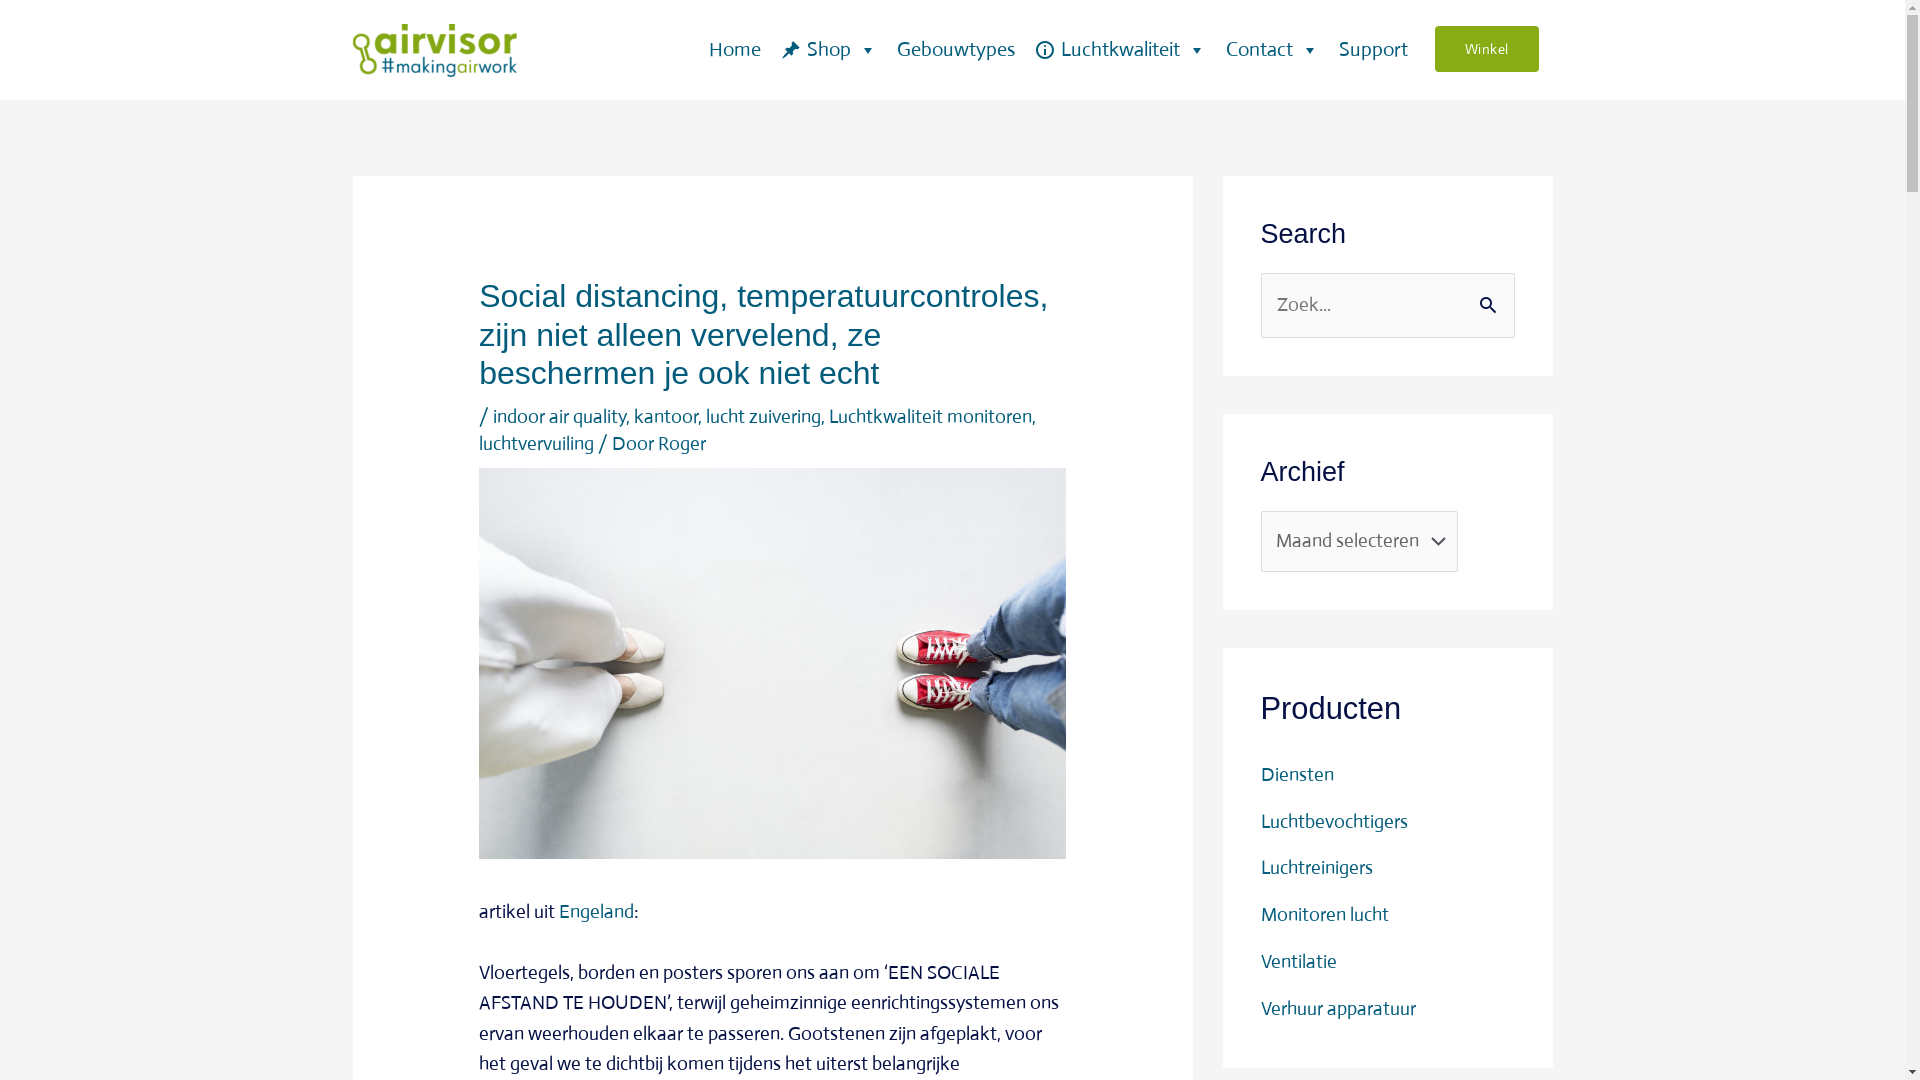  Describe the element at coordinates (1296, 773) in the screenshot. I see `'Diensten'` at that location.